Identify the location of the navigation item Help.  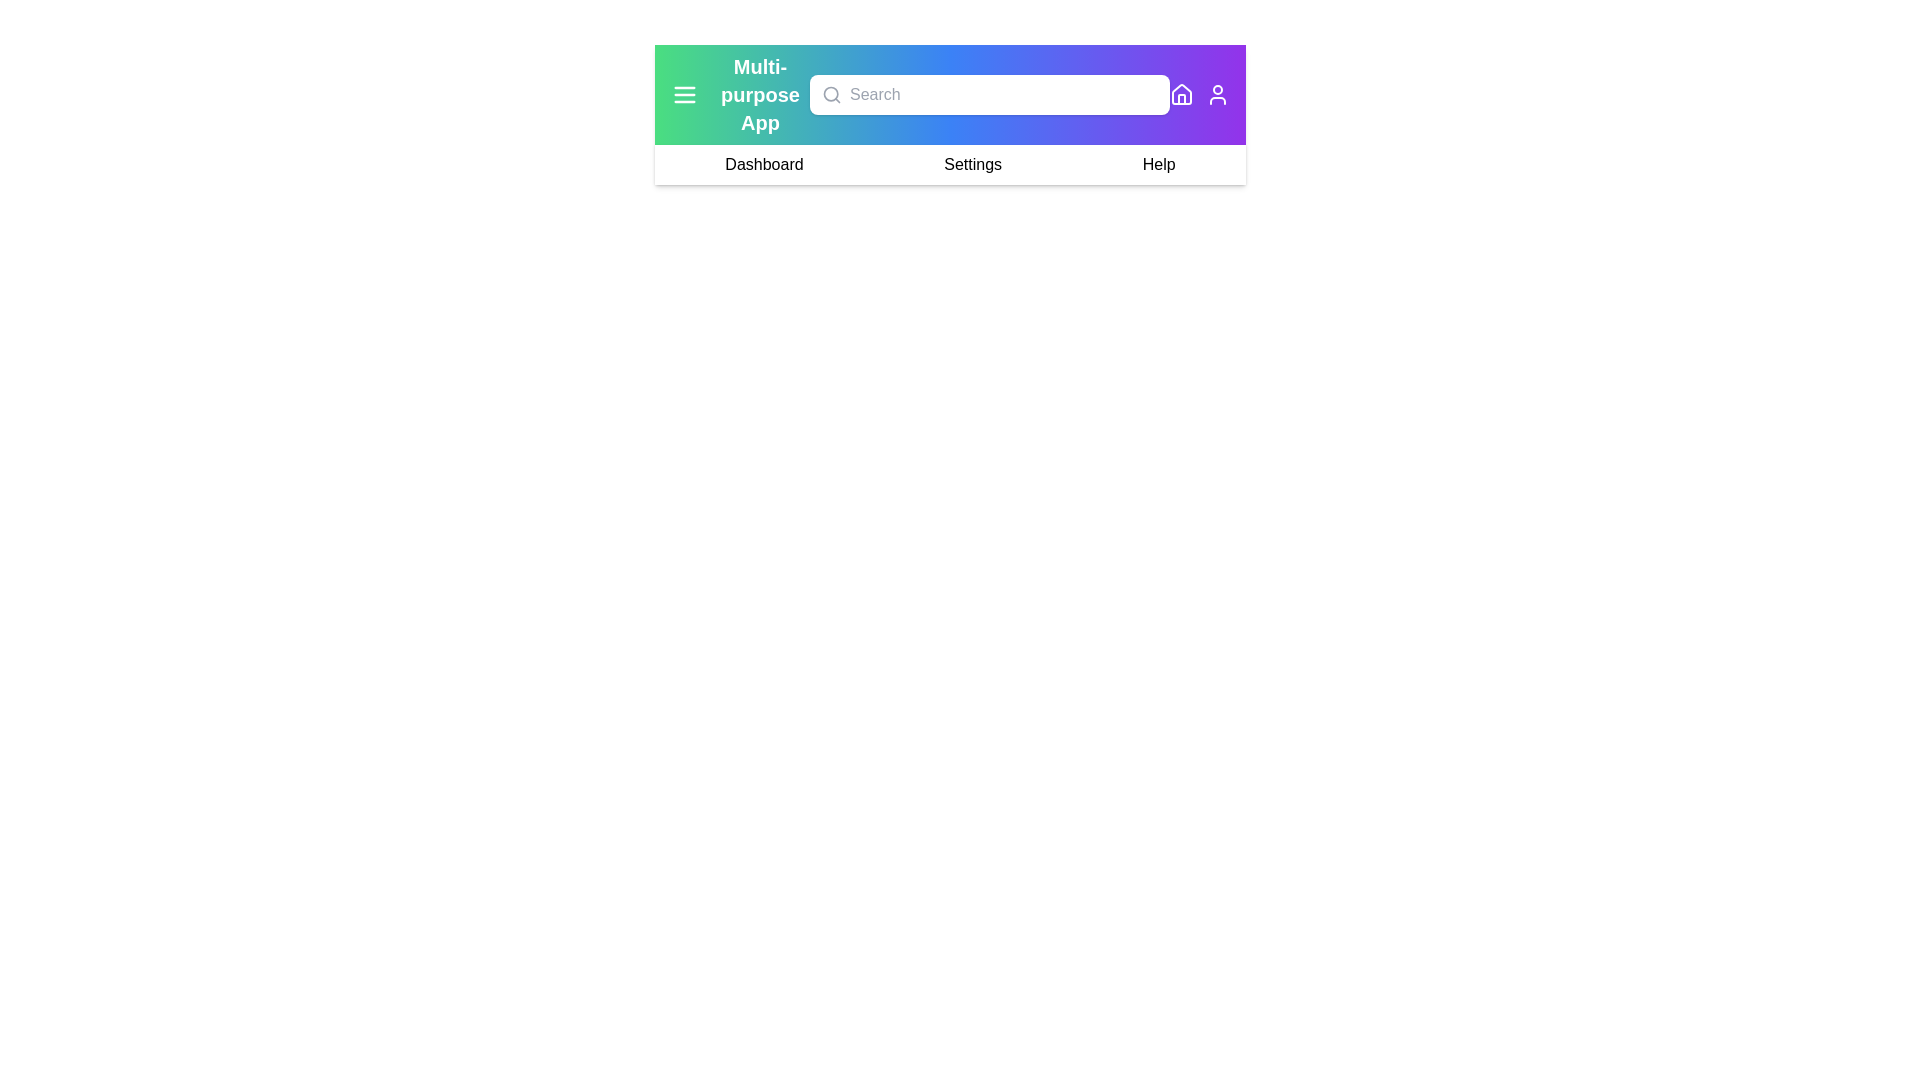
(1159, 164).